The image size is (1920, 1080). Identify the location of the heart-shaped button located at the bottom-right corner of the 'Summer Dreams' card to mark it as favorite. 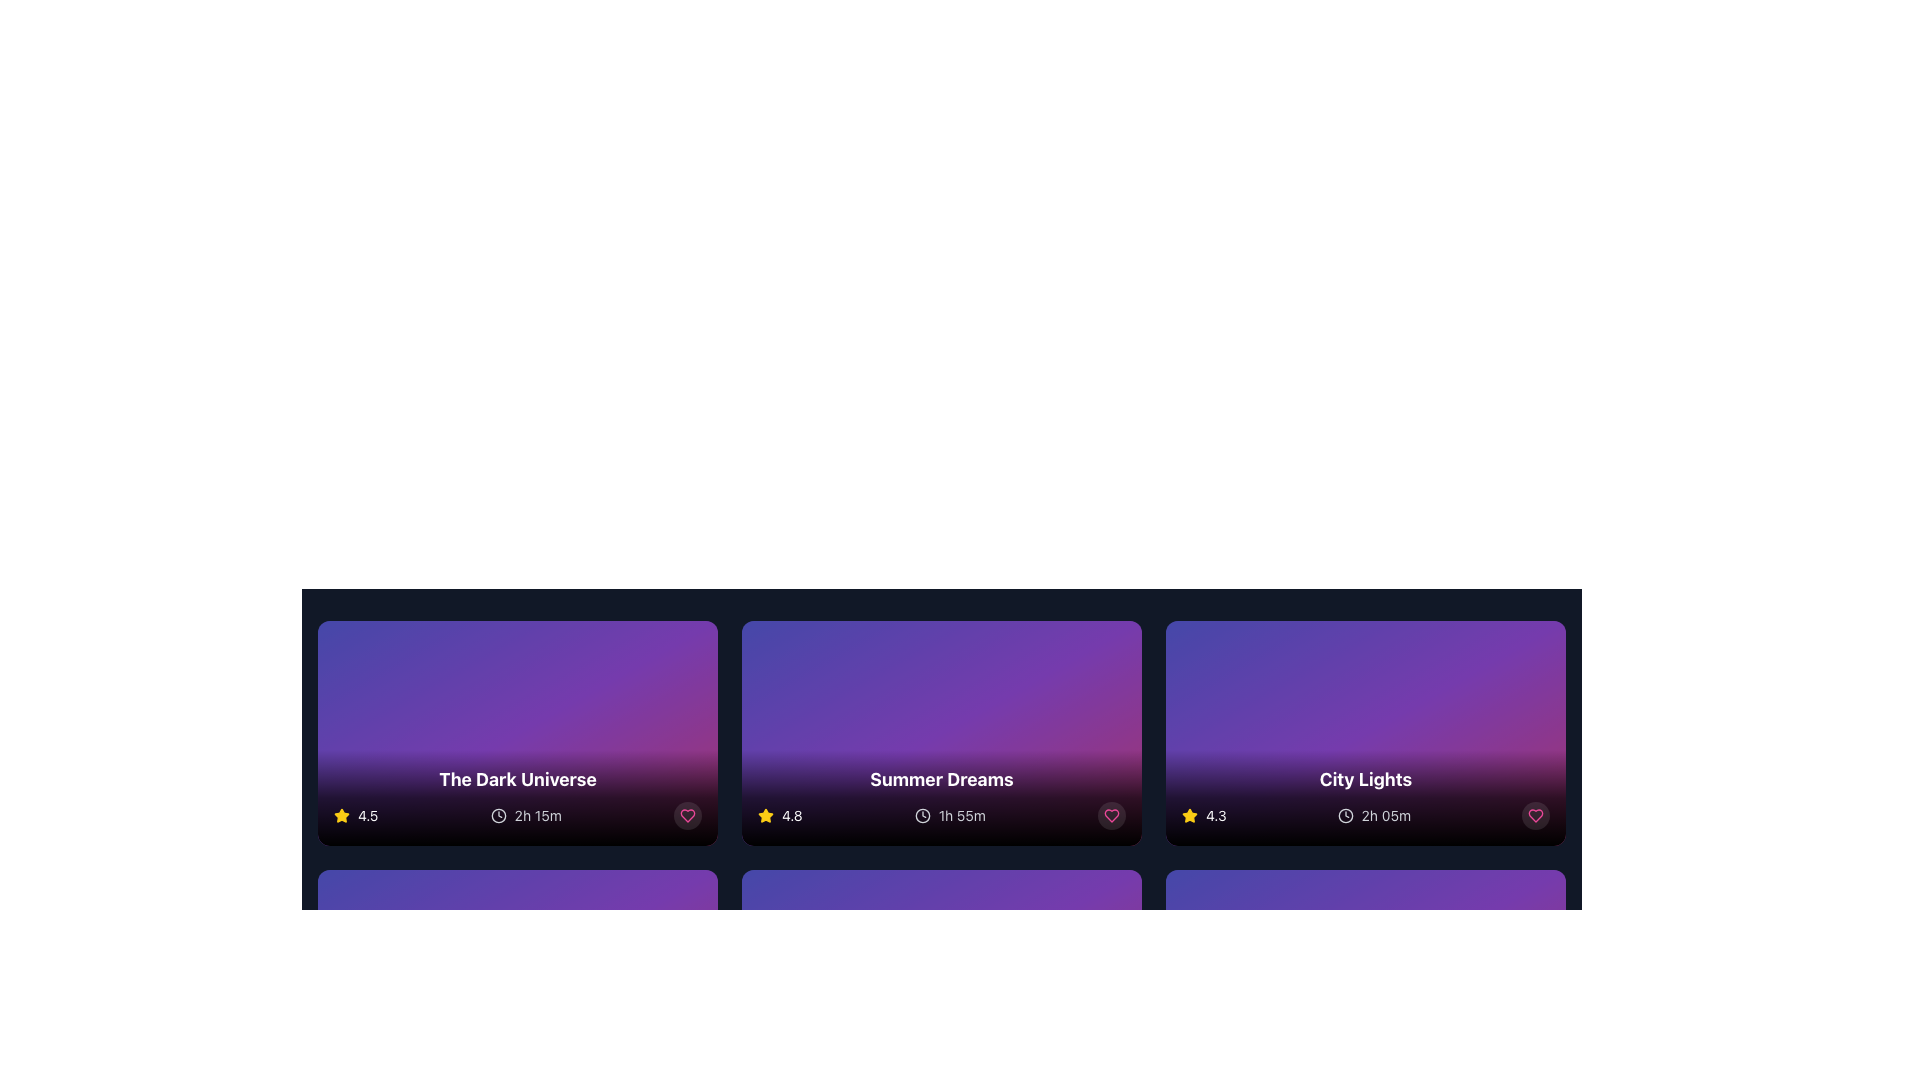
(1111, 816).